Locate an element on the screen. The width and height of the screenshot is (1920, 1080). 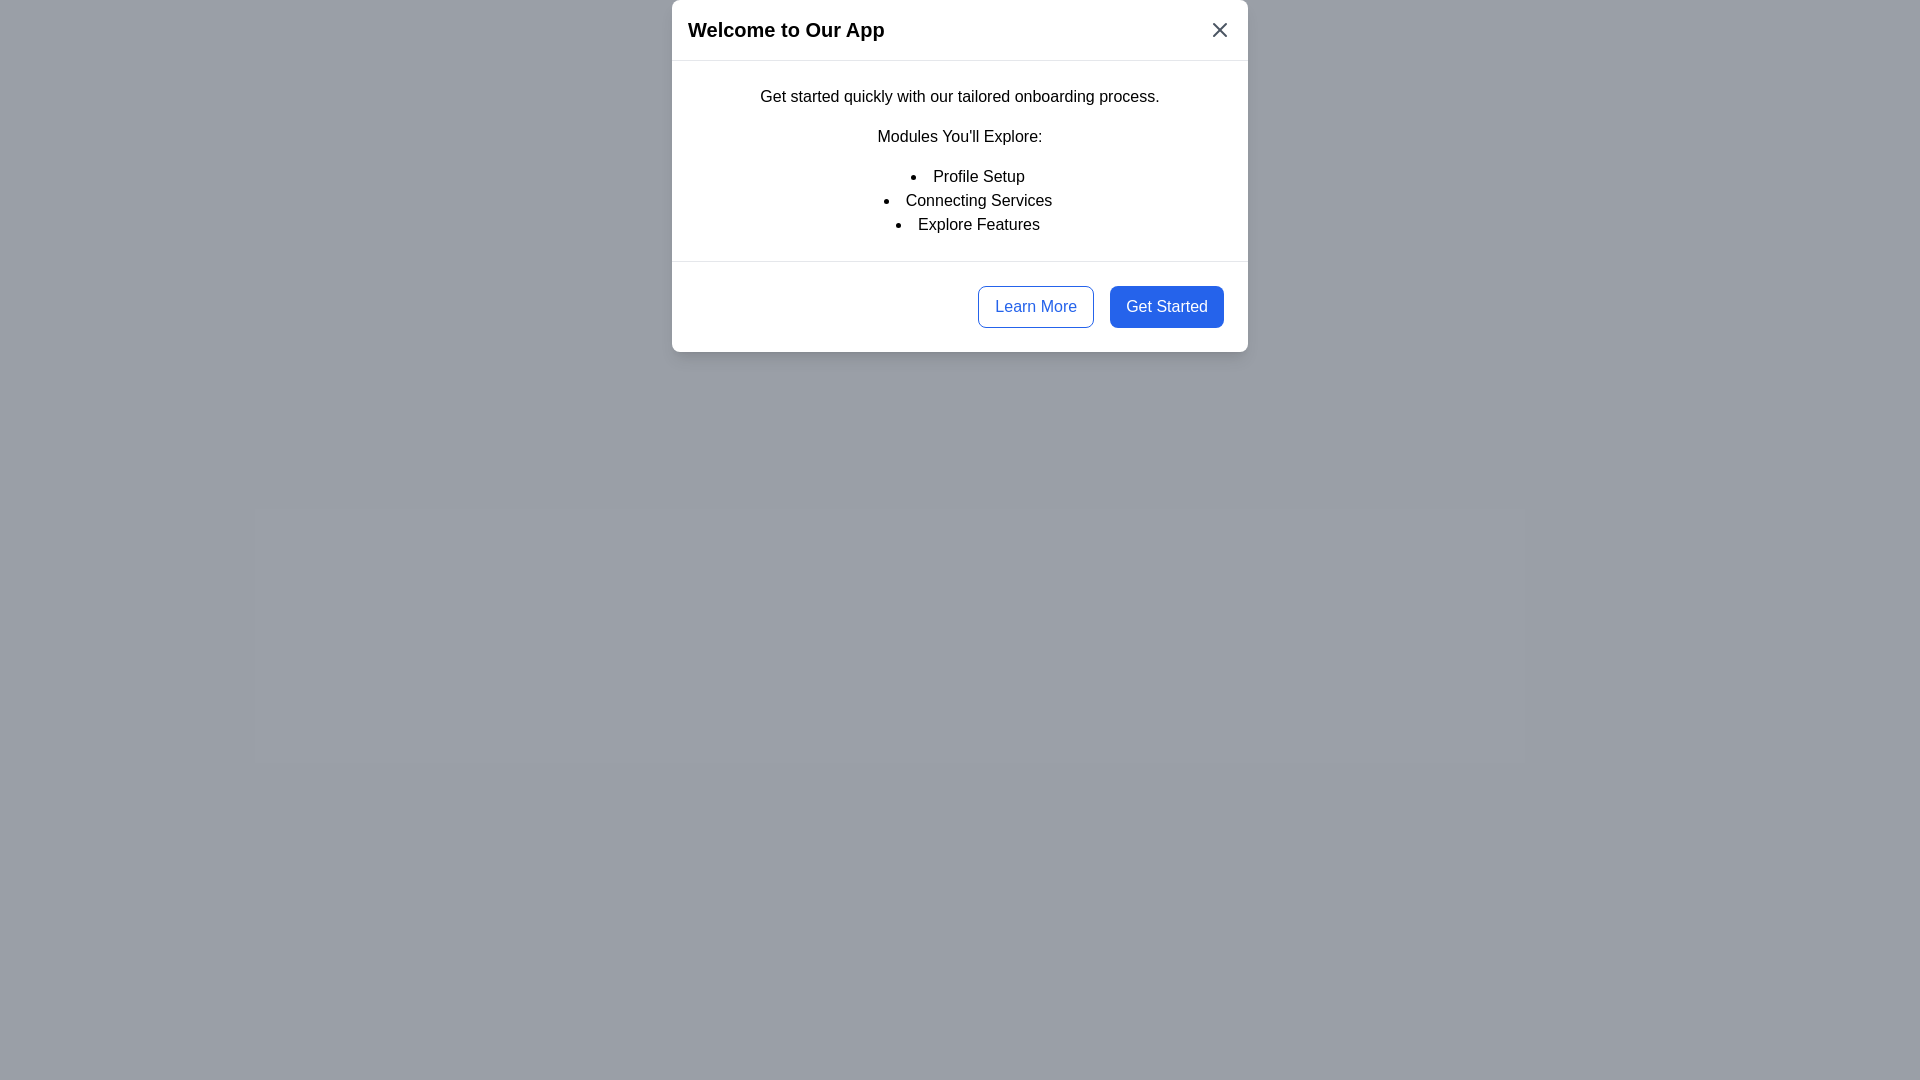
text label 'Explore Features' which is the third item in a bulleted list within the dialog box titled 'Welcome to Our App' is located at coordinates (968, 224).